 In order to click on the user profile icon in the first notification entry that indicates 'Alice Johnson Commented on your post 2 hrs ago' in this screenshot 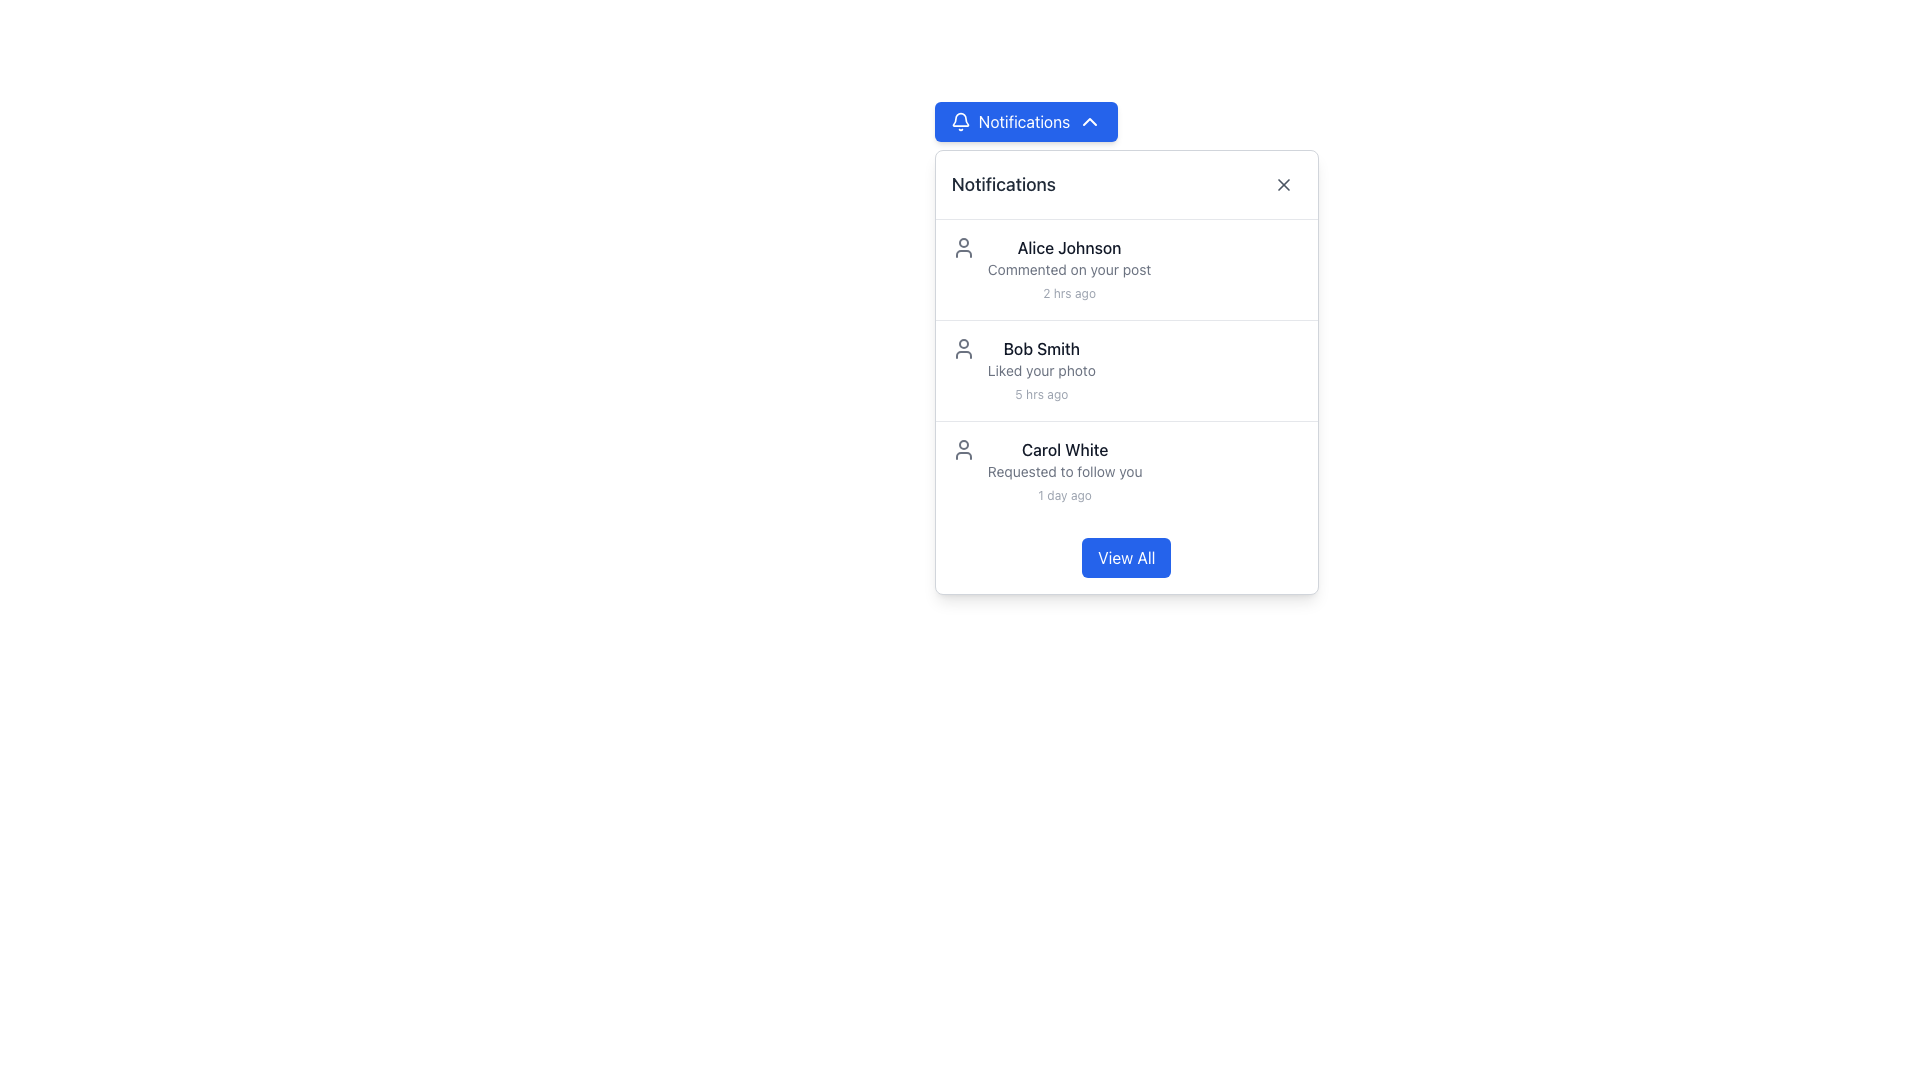, I will do `click(963, 246)`.